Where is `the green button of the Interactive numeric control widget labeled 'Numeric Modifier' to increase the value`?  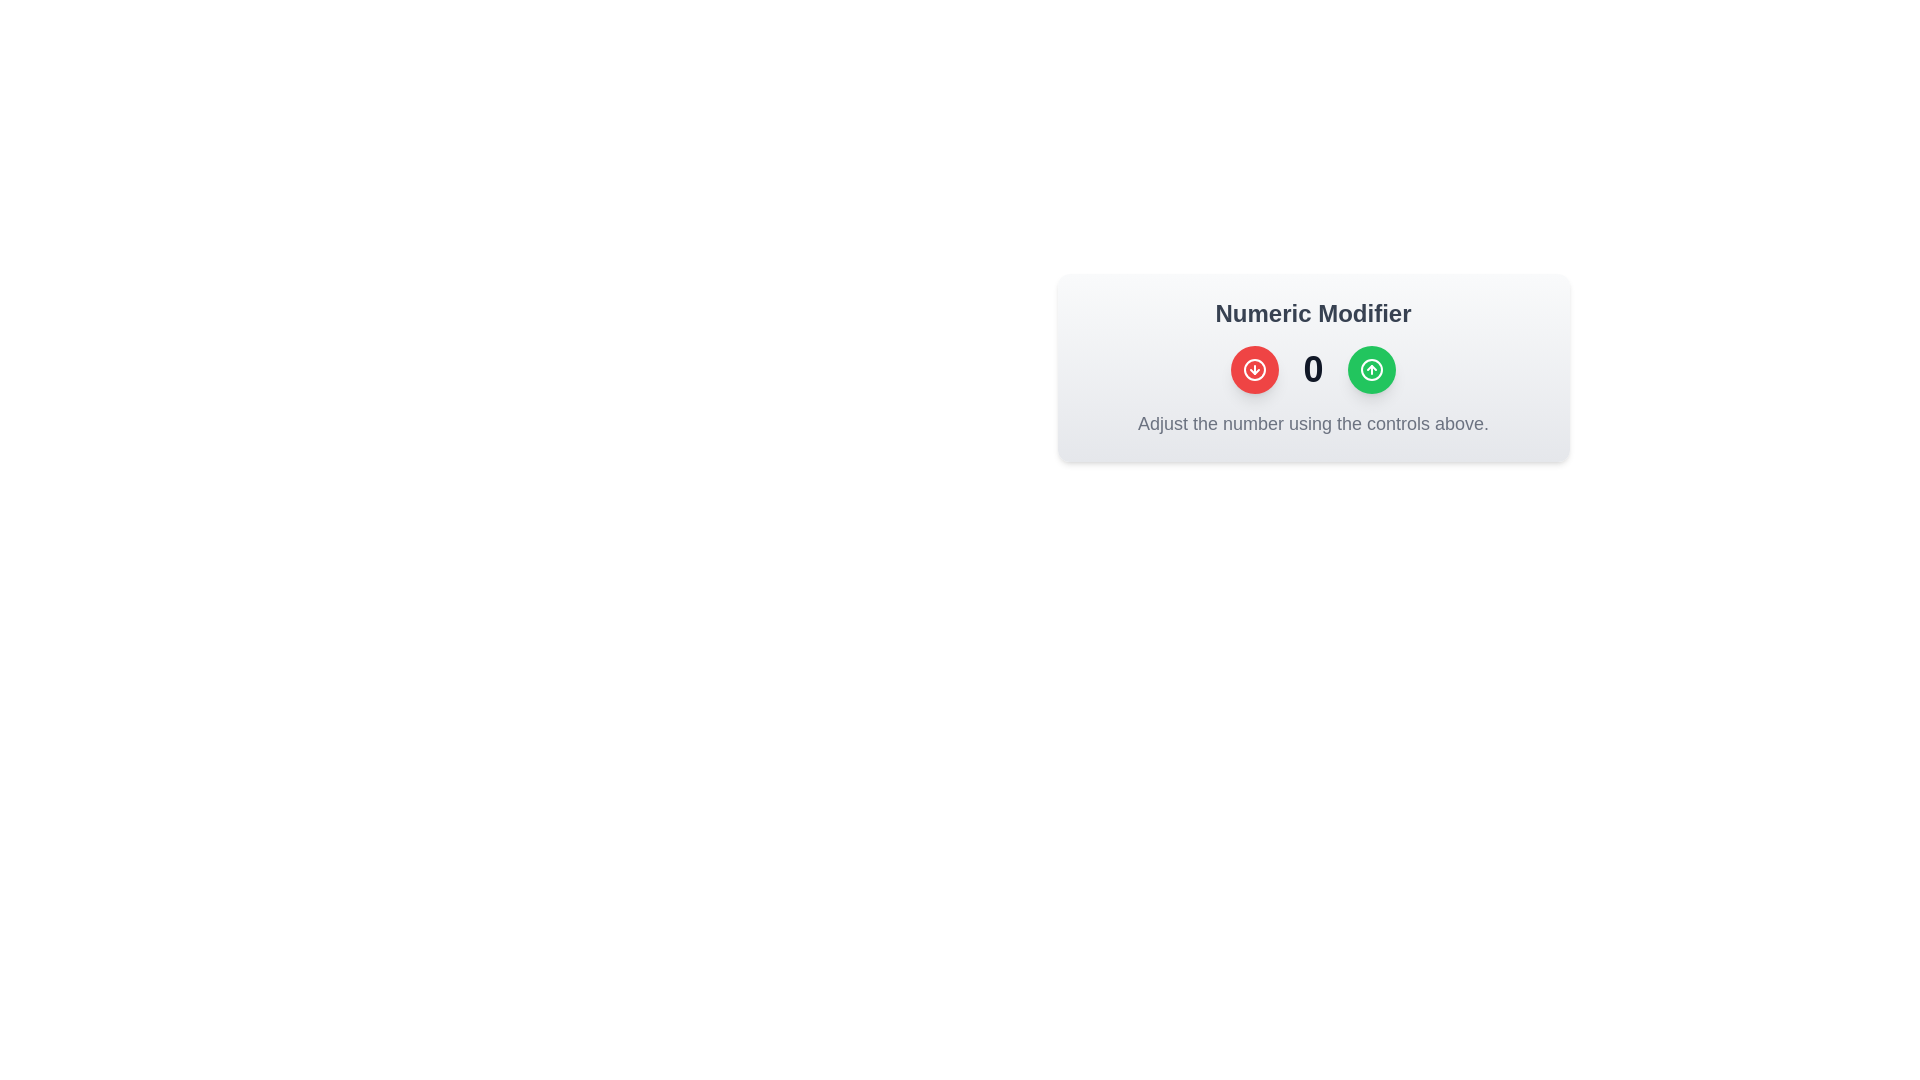 the green button of the Interactive numeric control widget labeled 'Numeric Modifier' to increase the value is located at coordinates (1313, 367).